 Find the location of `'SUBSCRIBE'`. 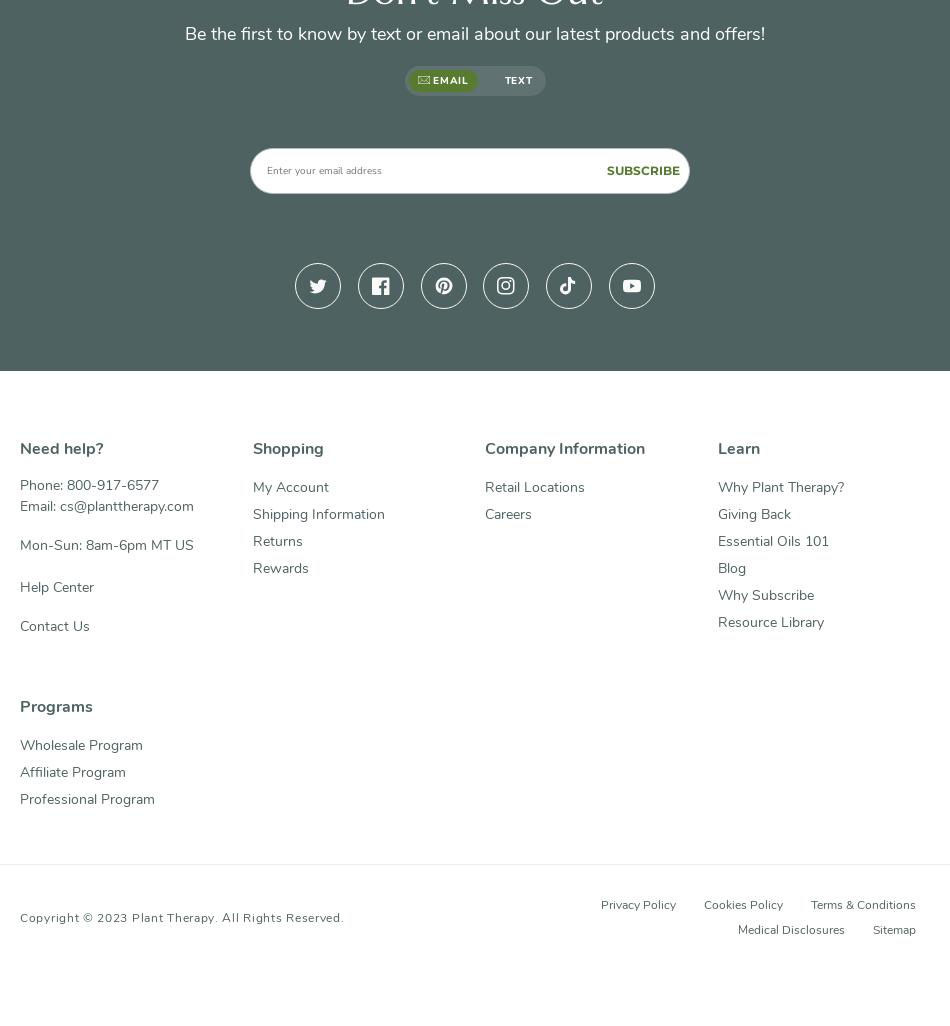

'SUBSCRIBE' is located at coordinates (643, 168).